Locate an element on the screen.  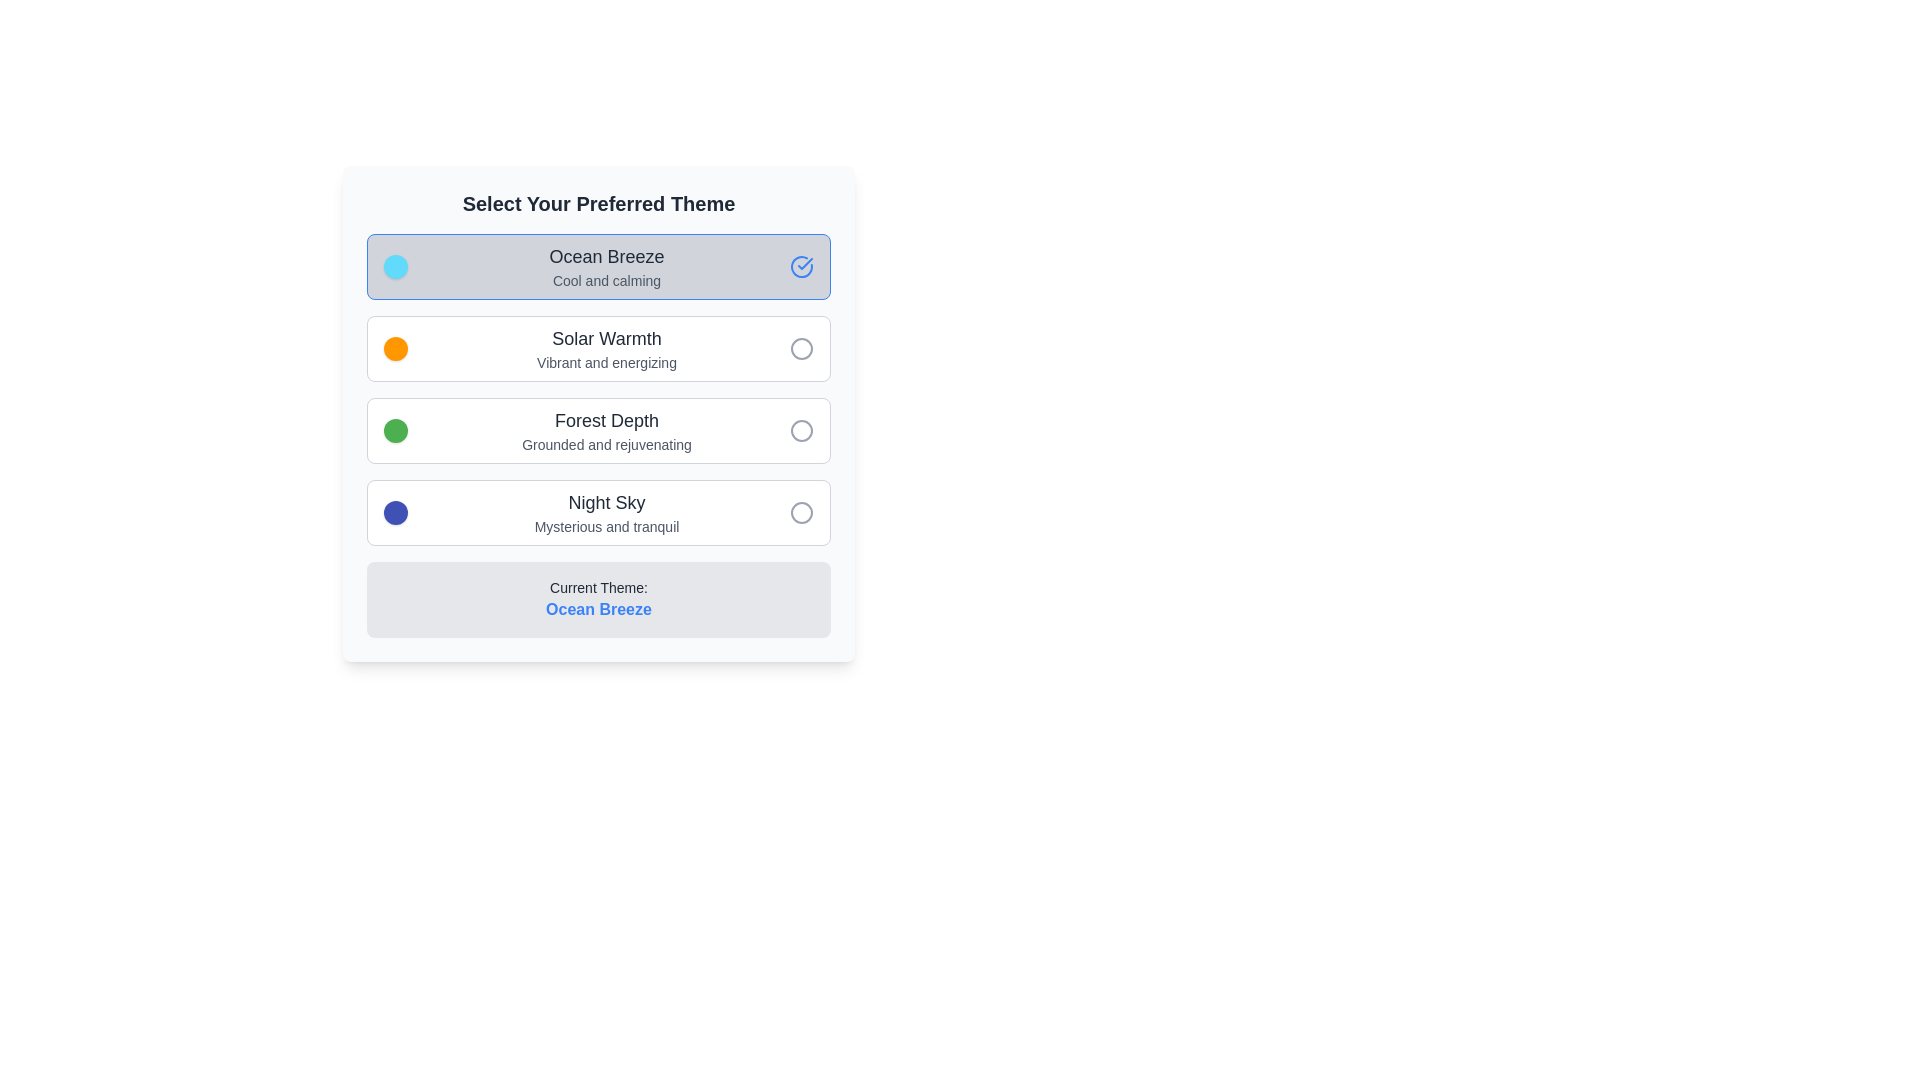
the bold, centered text that reads 'Select Your Preferred Theme,' which serves as the header for the theme selection interface is located at coordinates (598, 204).